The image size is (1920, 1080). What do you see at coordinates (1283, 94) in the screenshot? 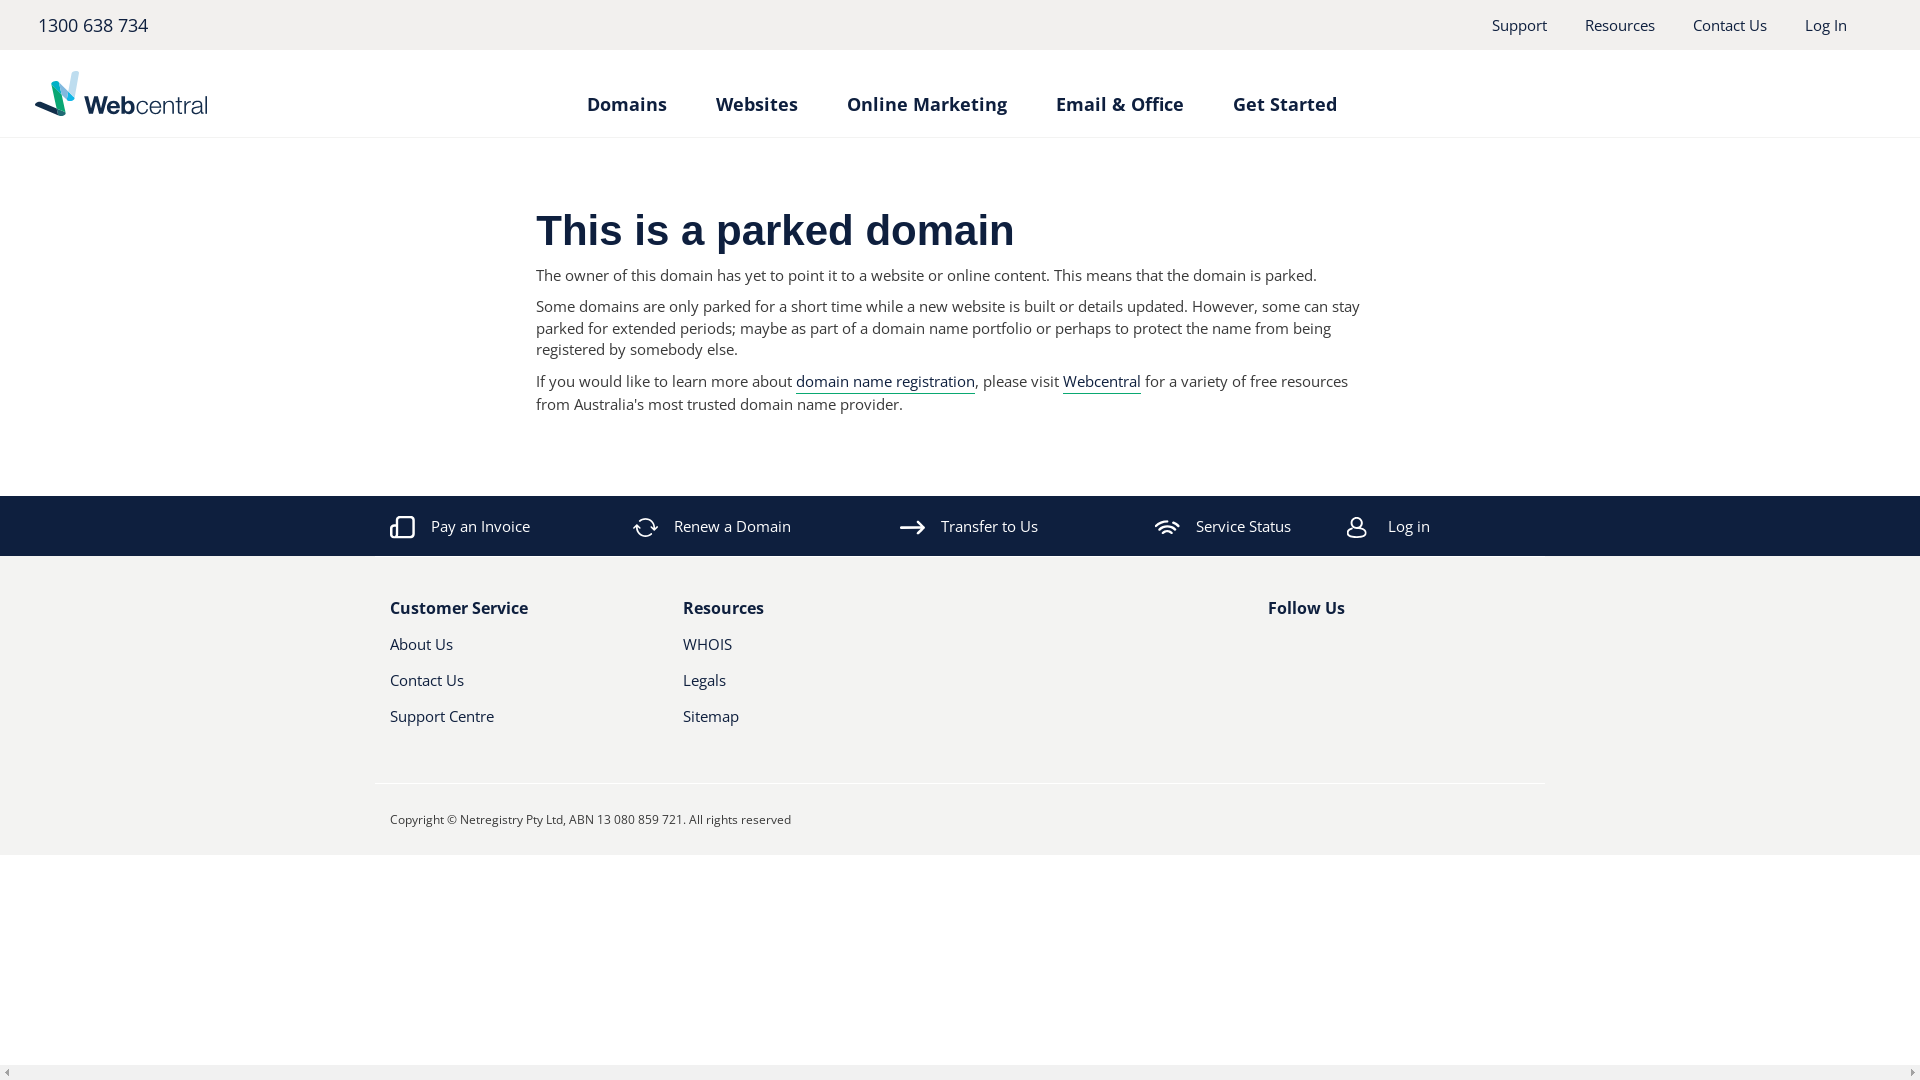
I see `'Get Started'` at bounding box center [1283, 94].